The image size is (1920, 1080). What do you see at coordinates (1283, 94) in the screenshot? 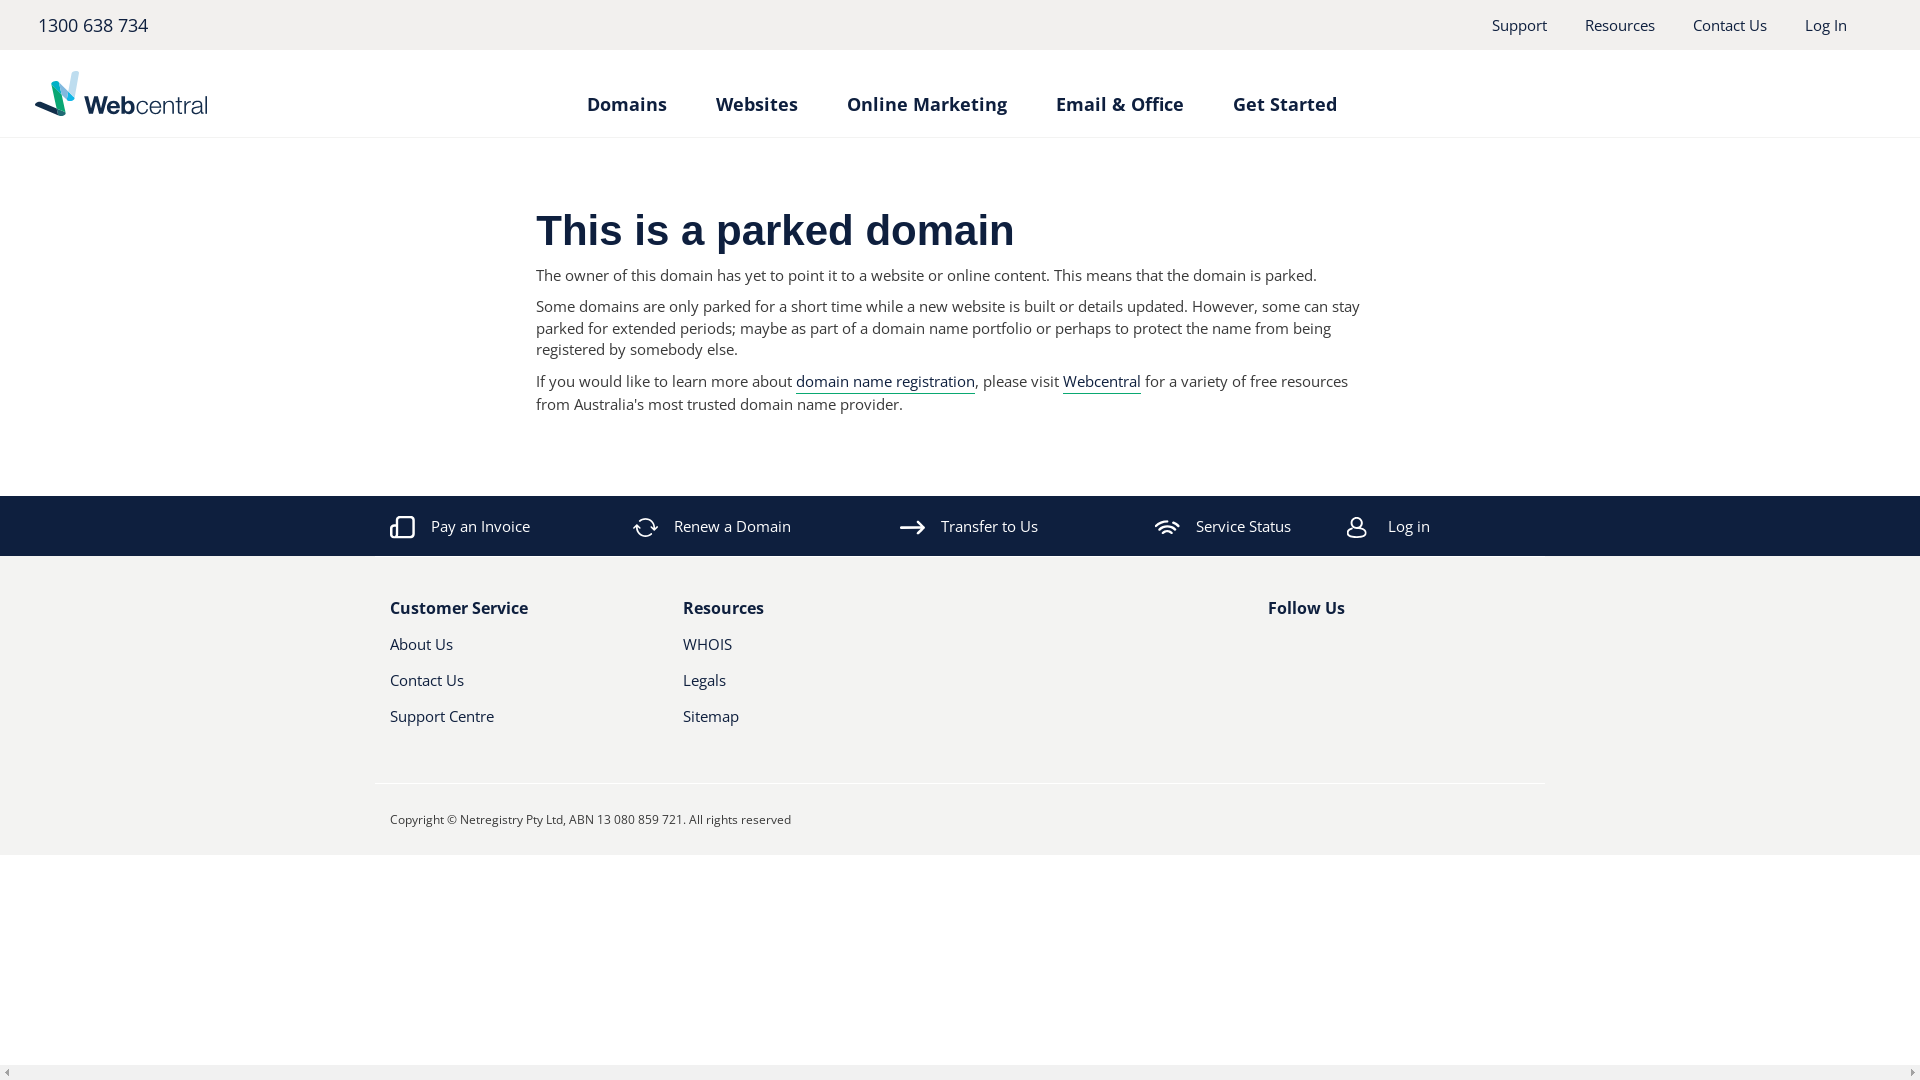
I see `'Get Started'` at bounding box center [1283, 94].